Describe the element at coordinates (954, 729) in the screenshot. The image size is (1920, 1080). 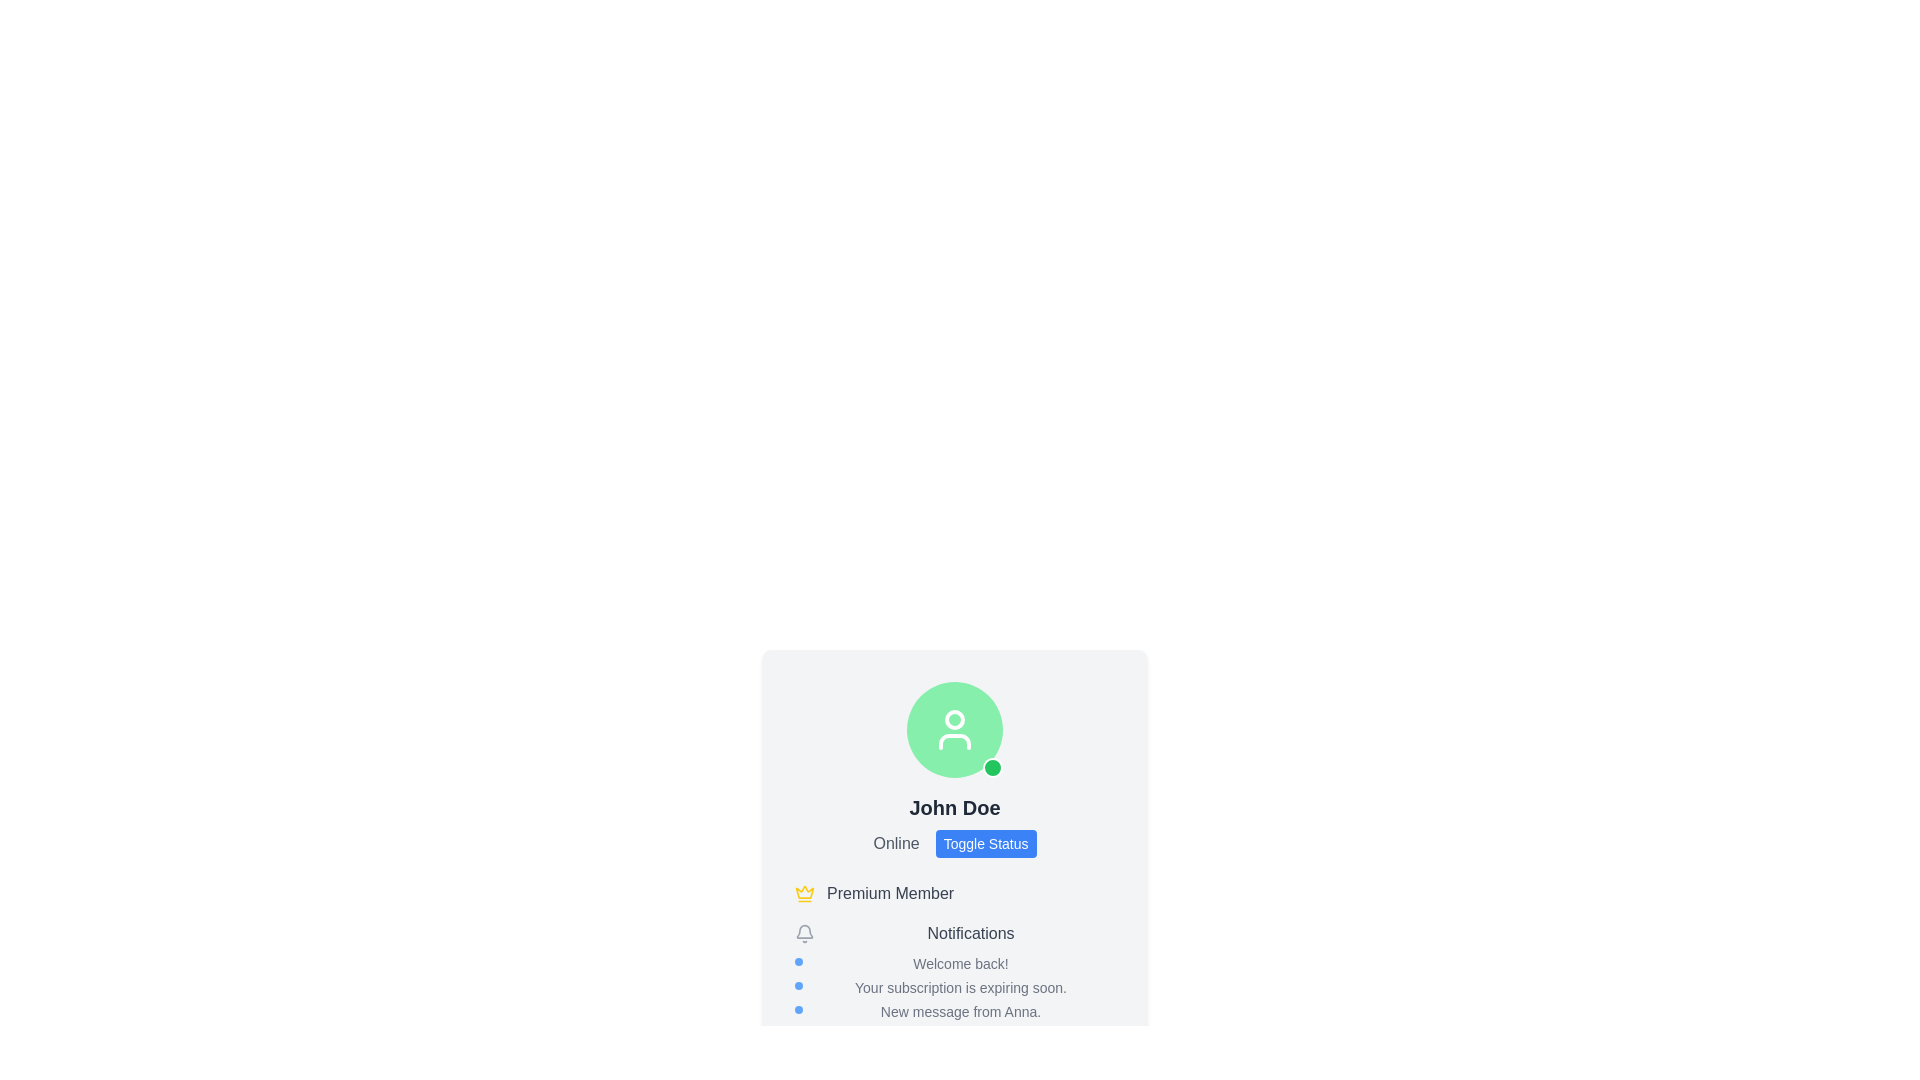
I see `the Decorative avatar icon, which is a circular green area with a white user icon in the center, located above the text 'John Doe' and near the label 'Online'` at that location.